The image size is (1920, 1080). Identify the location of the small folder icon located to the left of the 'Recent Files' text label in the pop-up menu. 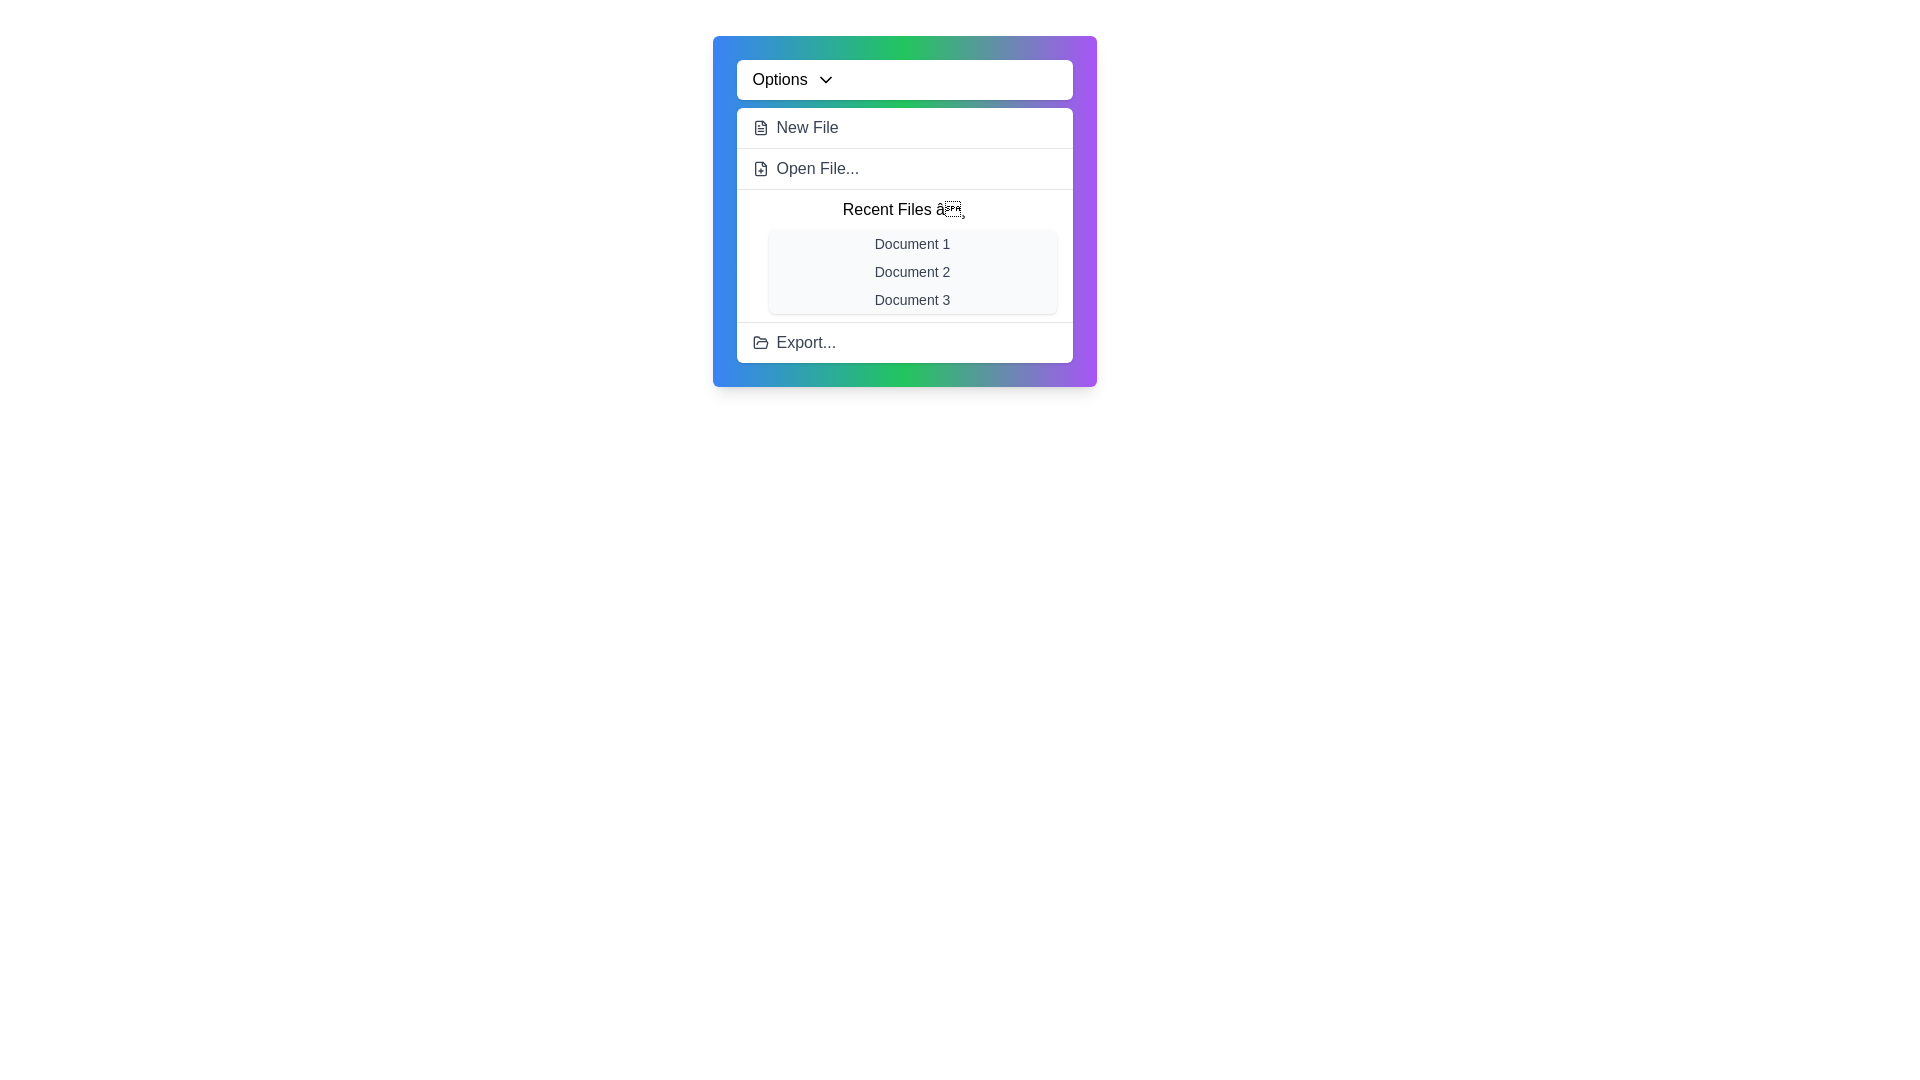
(759, 341).